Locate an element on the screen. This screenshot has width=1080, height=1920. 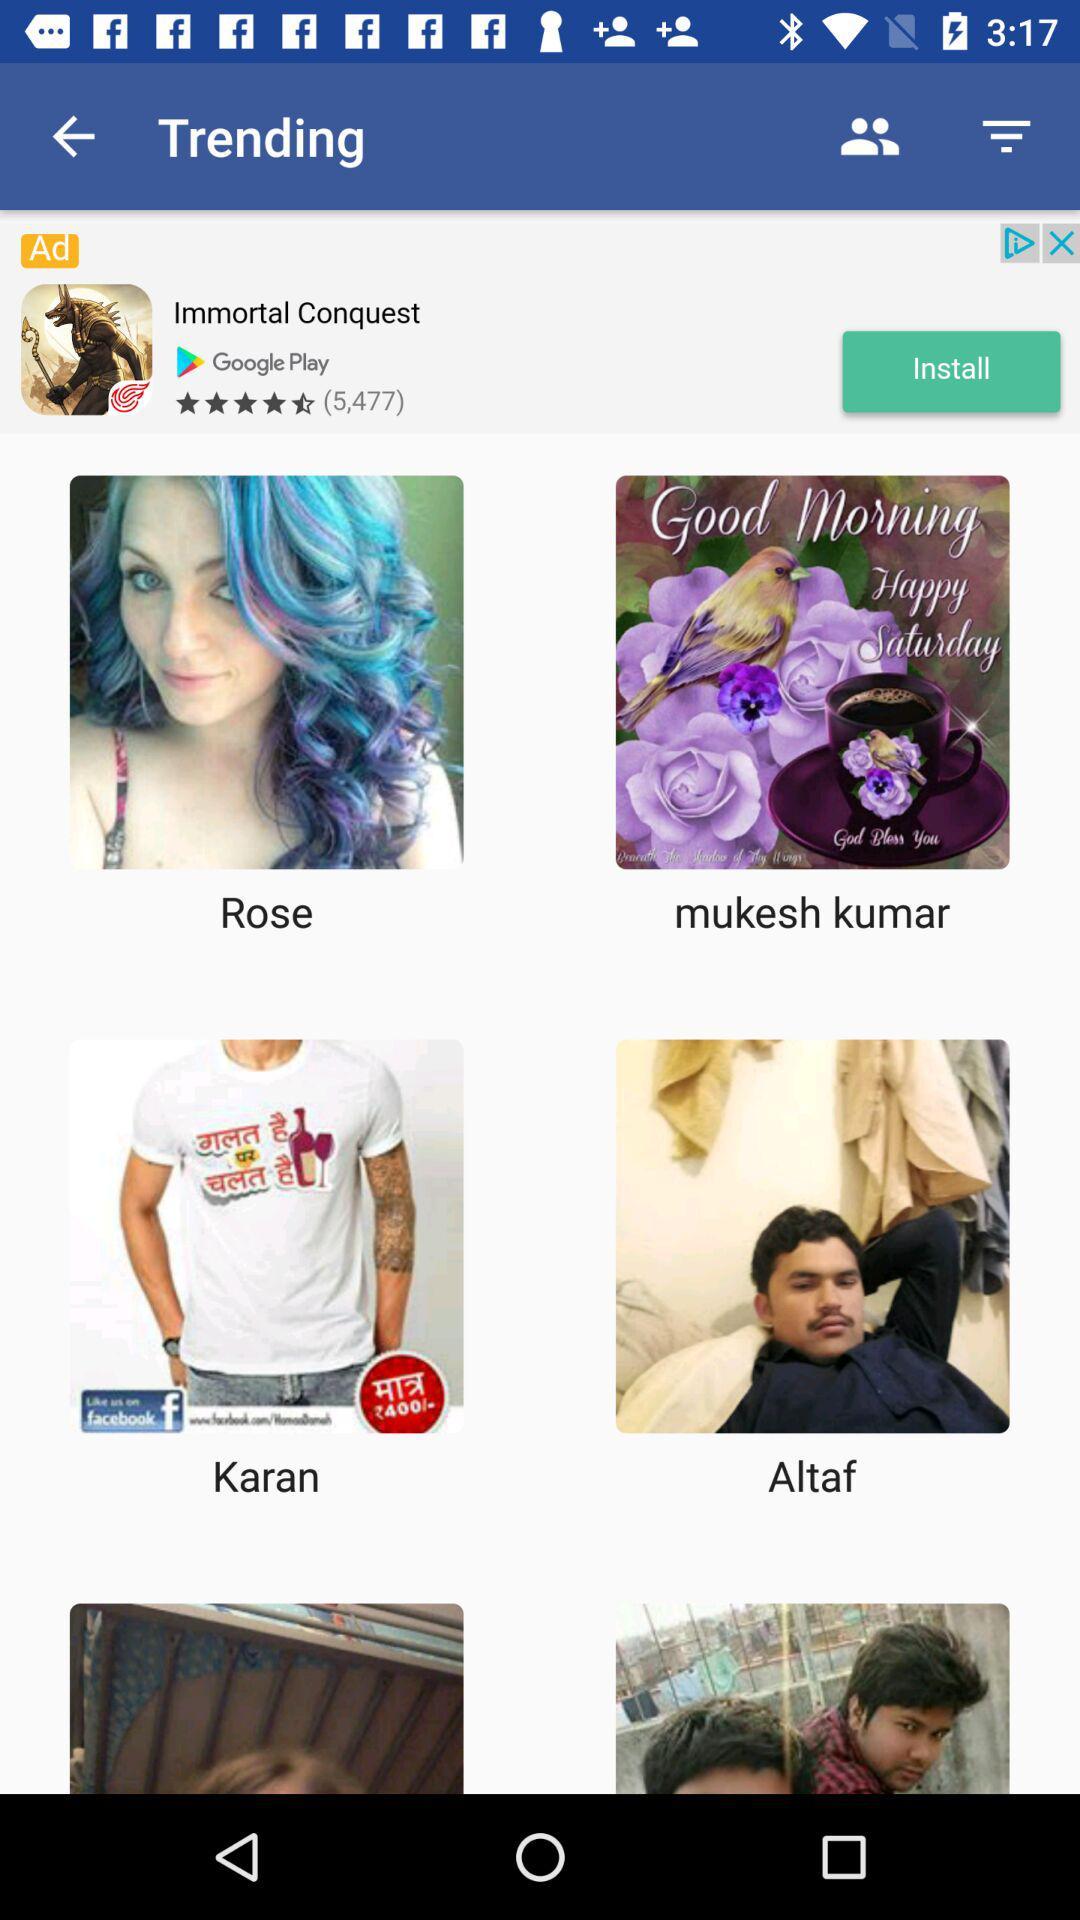
option is located at coordinates (265, 672).